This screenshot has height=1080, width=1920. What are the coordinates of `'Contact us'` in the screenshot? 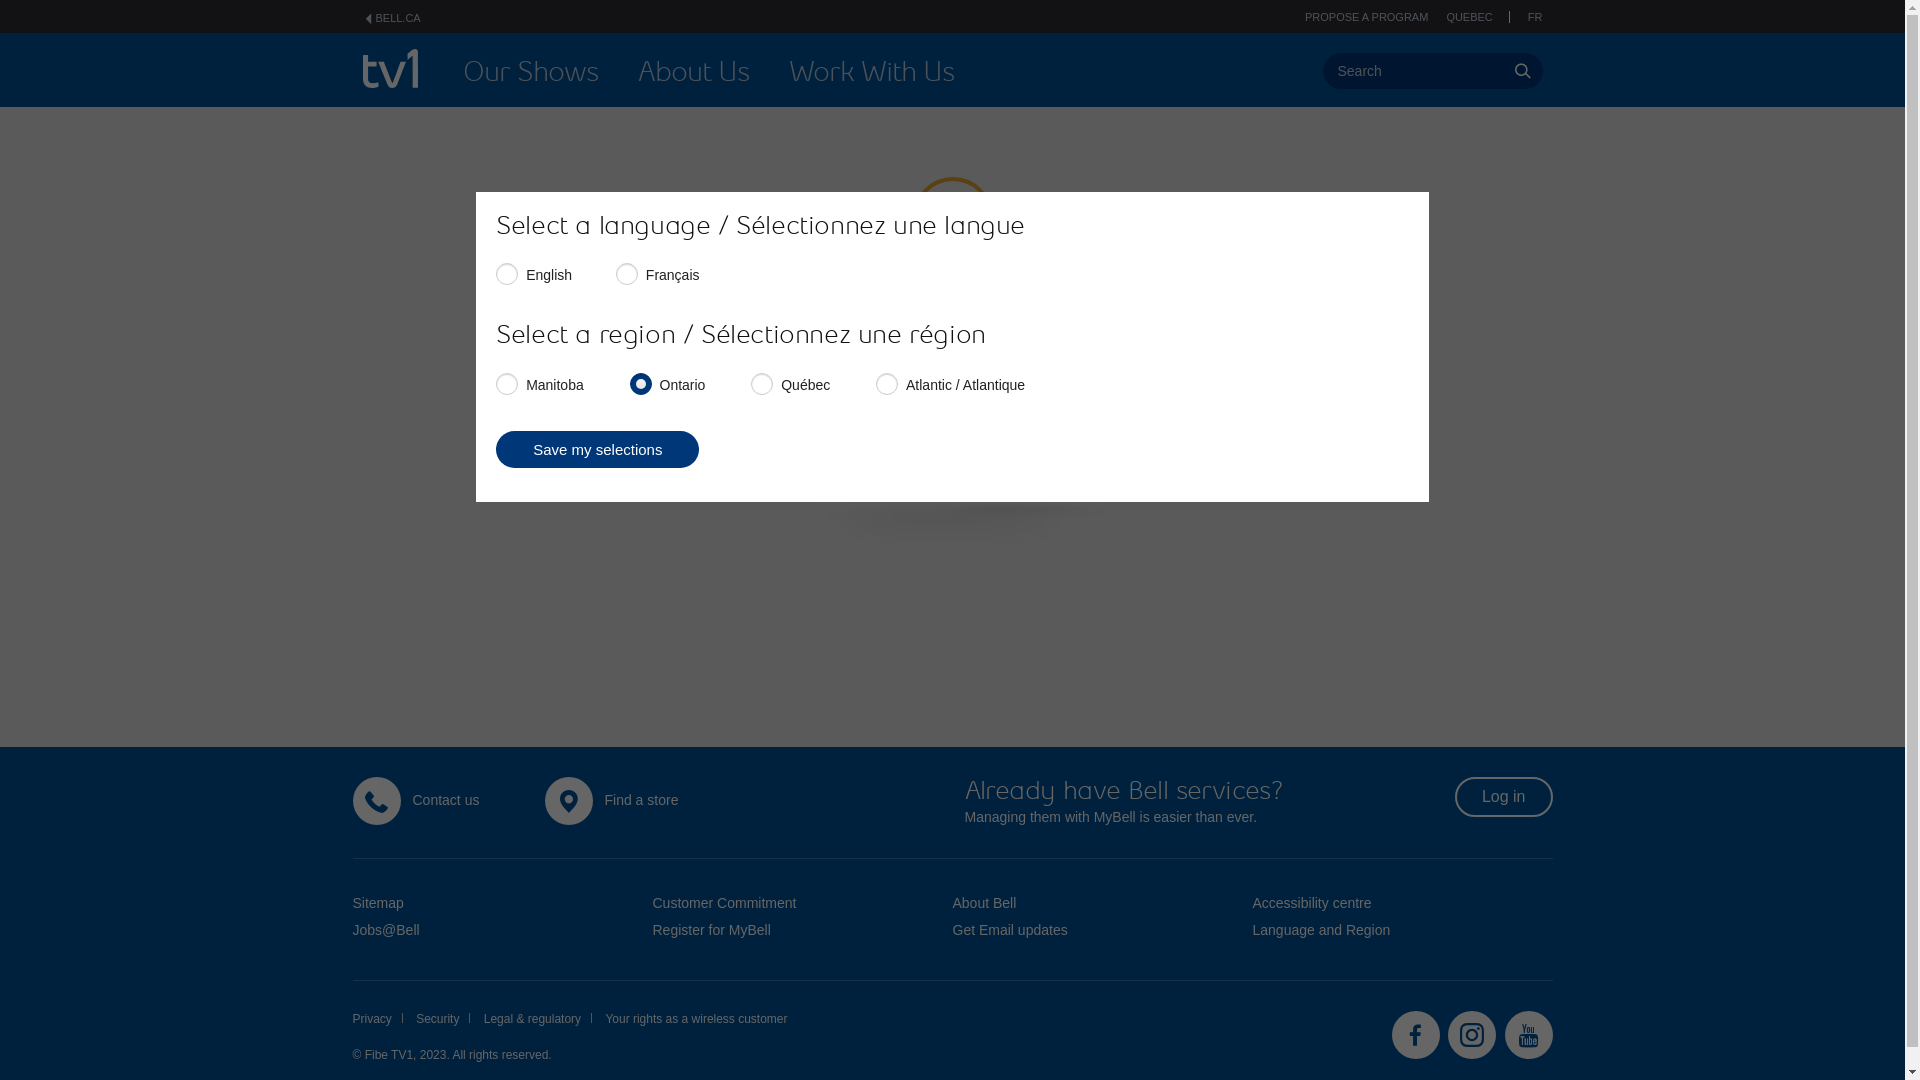 It's located at (444, 800).